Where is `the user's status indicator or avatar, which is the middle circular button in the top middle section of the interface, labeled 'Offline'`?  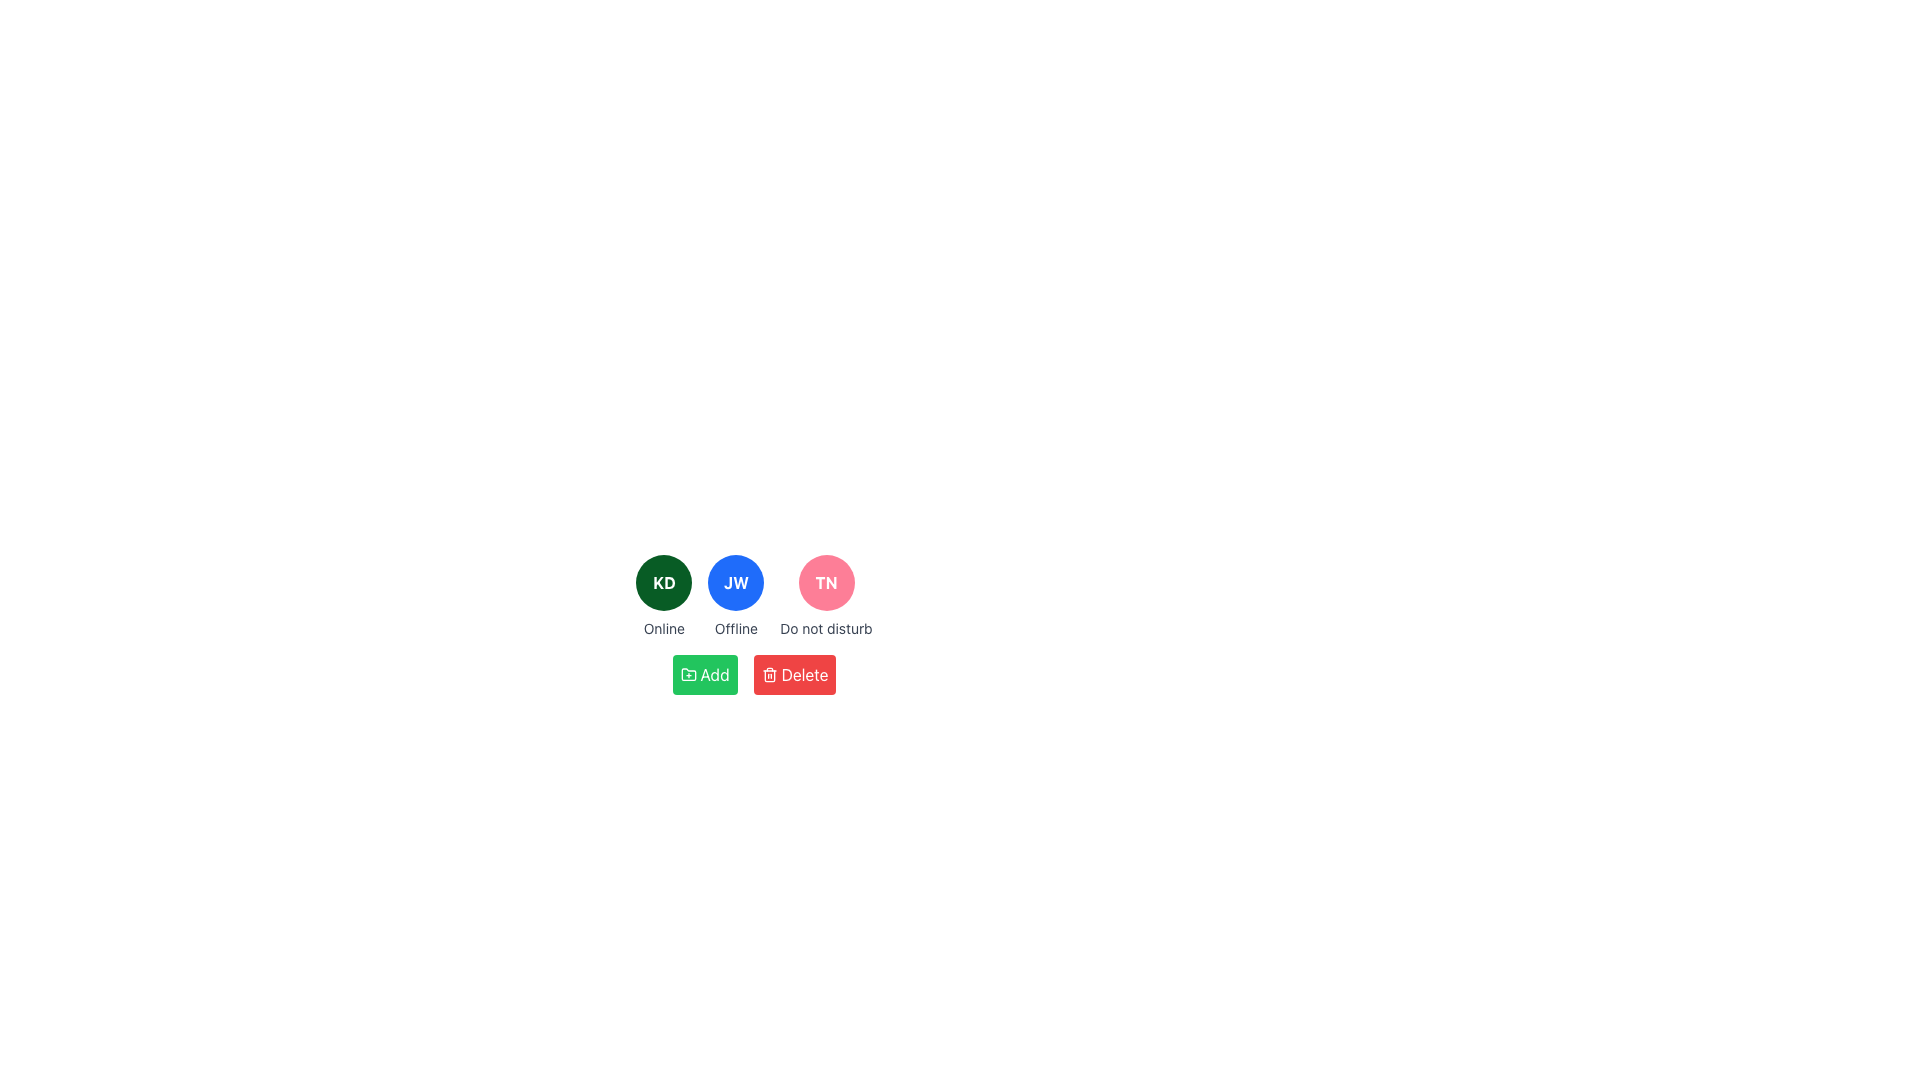
the user's status indicator or avatar, which is the middle circular button in the top middle section of the interface, labeled 'Offline' is located at coordinates (735, 582).